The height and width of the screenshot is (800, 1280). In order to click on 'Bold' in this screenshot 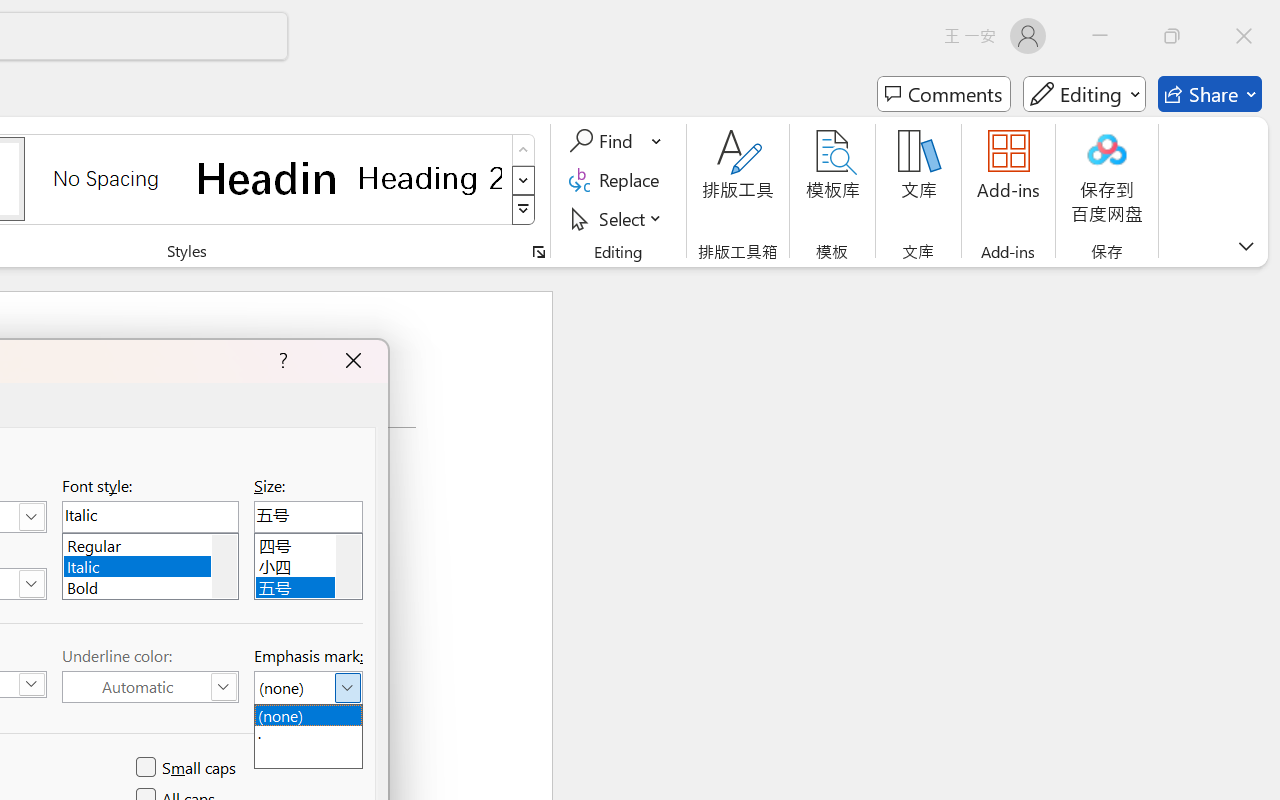, I will do `click(149, 584)`.